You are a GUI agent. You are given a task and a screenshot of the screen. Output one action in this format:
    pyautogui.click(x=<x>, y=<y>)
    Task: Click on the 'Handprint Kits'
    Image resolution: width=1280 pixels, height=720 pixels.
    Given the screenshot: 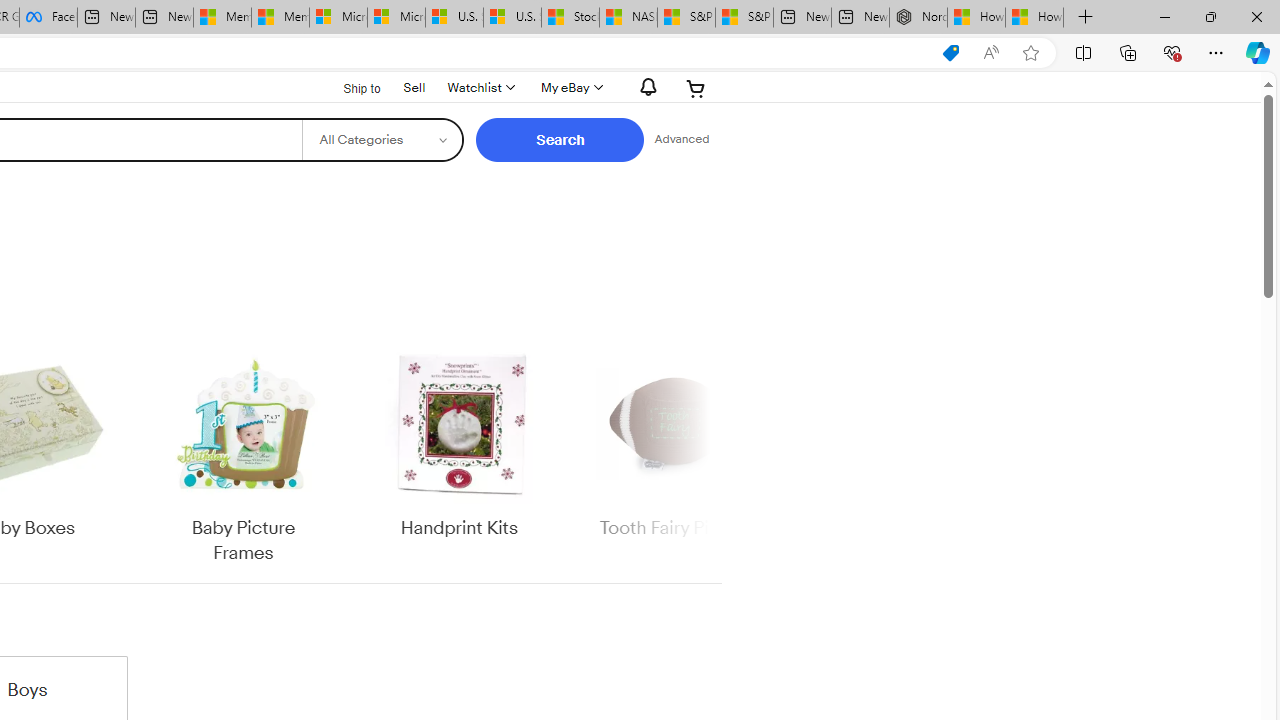 What is the action you would take?
    pyautogui.click(x=458, y=455)
    